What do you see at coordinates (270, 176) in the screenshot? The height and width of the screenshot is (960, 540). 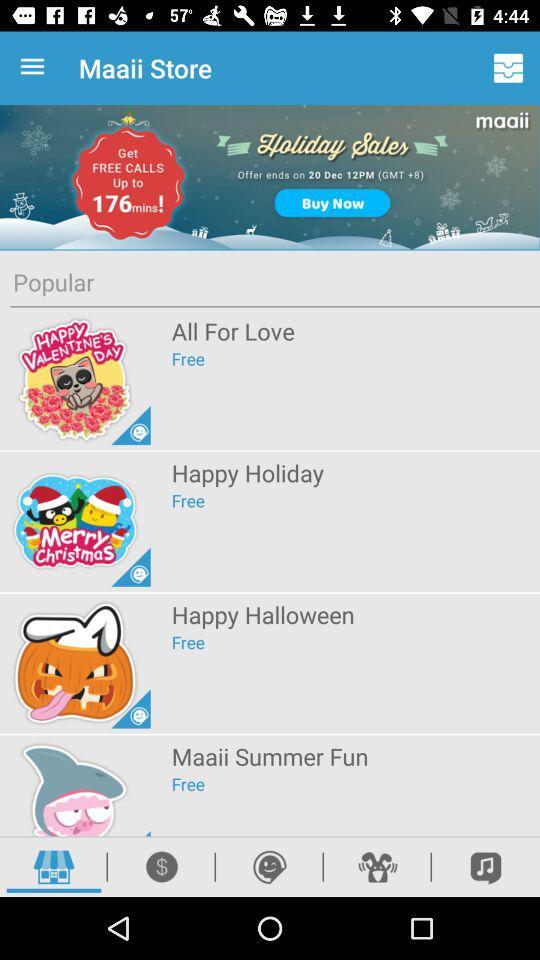 I see `the icon above popular item` at bounding box center [270, 176].